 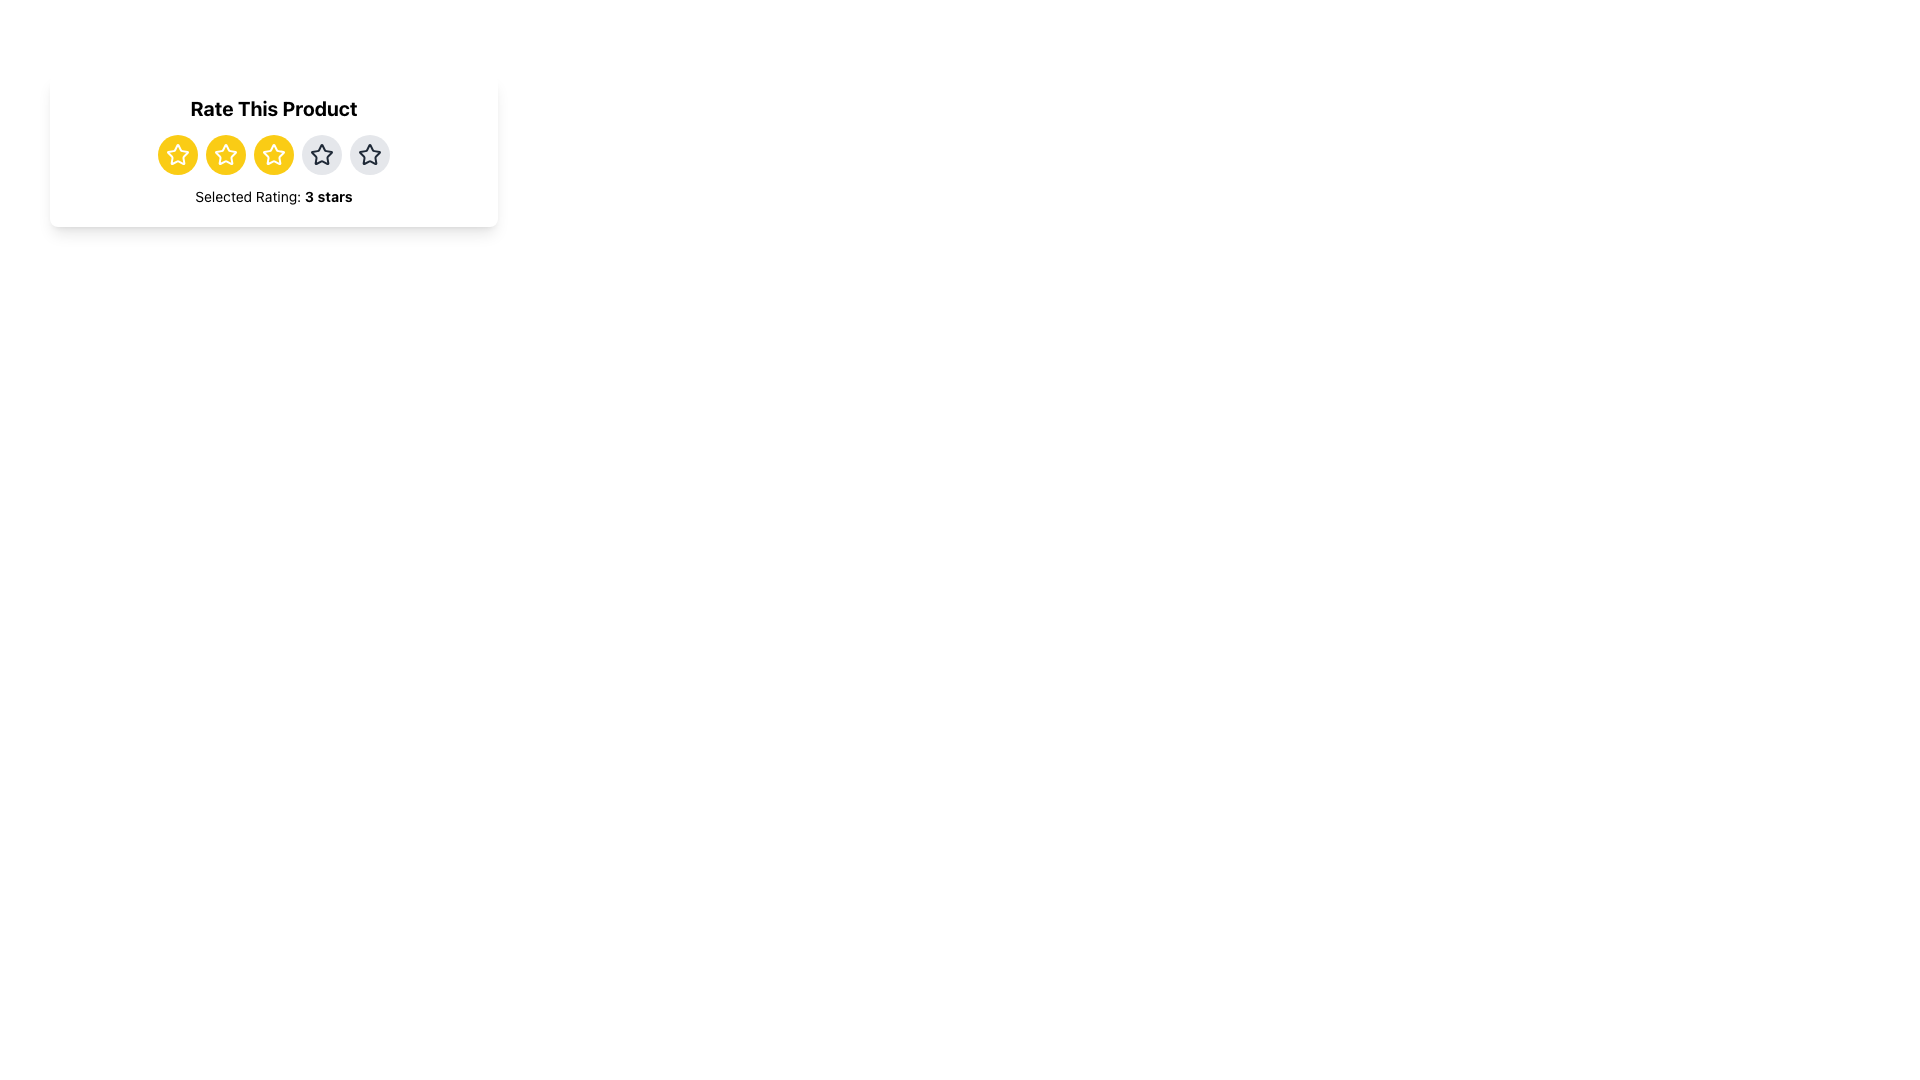 What do you see at coordinates (328, 196) in the screenshot?
I see `the bold text displaying the currently selected rating level, which shows '3 stars' and is positioned below the star rating icons` at bounding box center [328, 196].